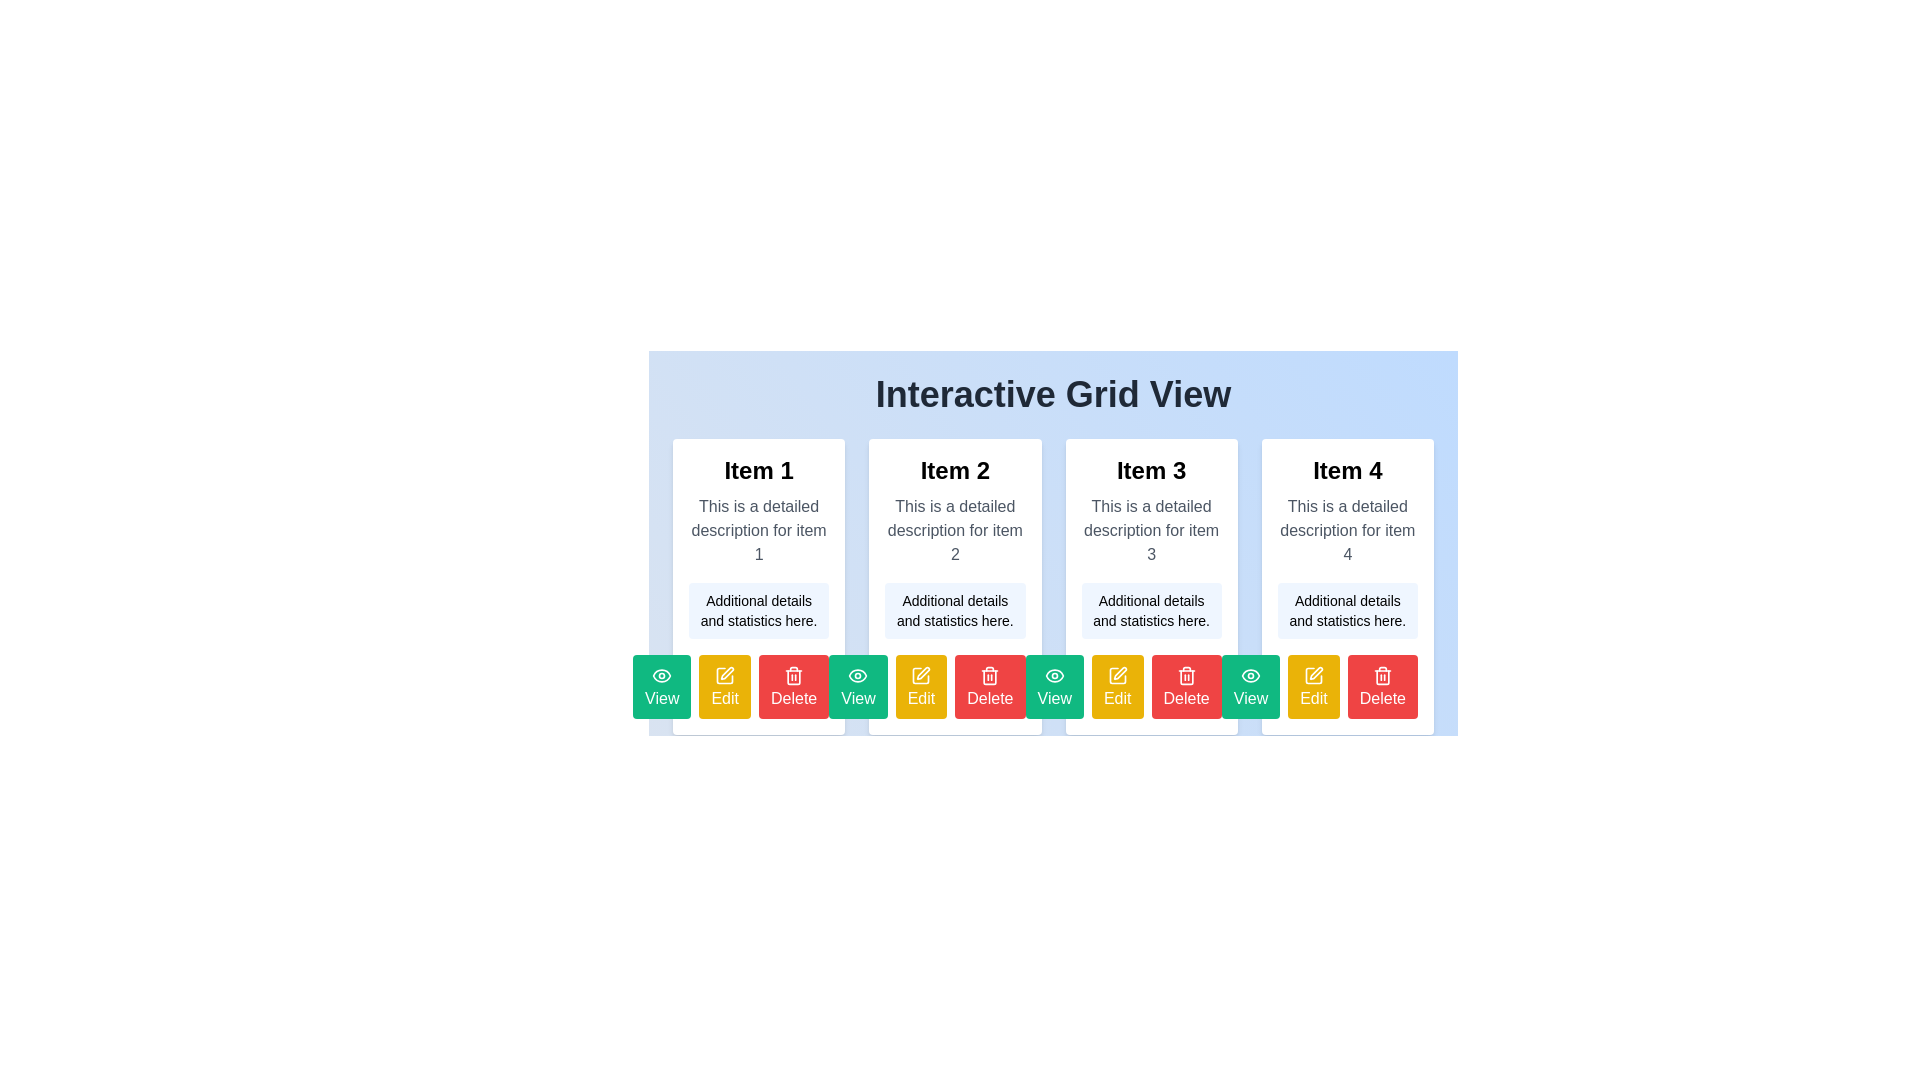 This screenshot has height=1080, width=1920. I want to click on the red 'Delete' button with white text and a trashcan icon, located at the bottom-right of the card labeled 'Item 2', so click(954, 685).